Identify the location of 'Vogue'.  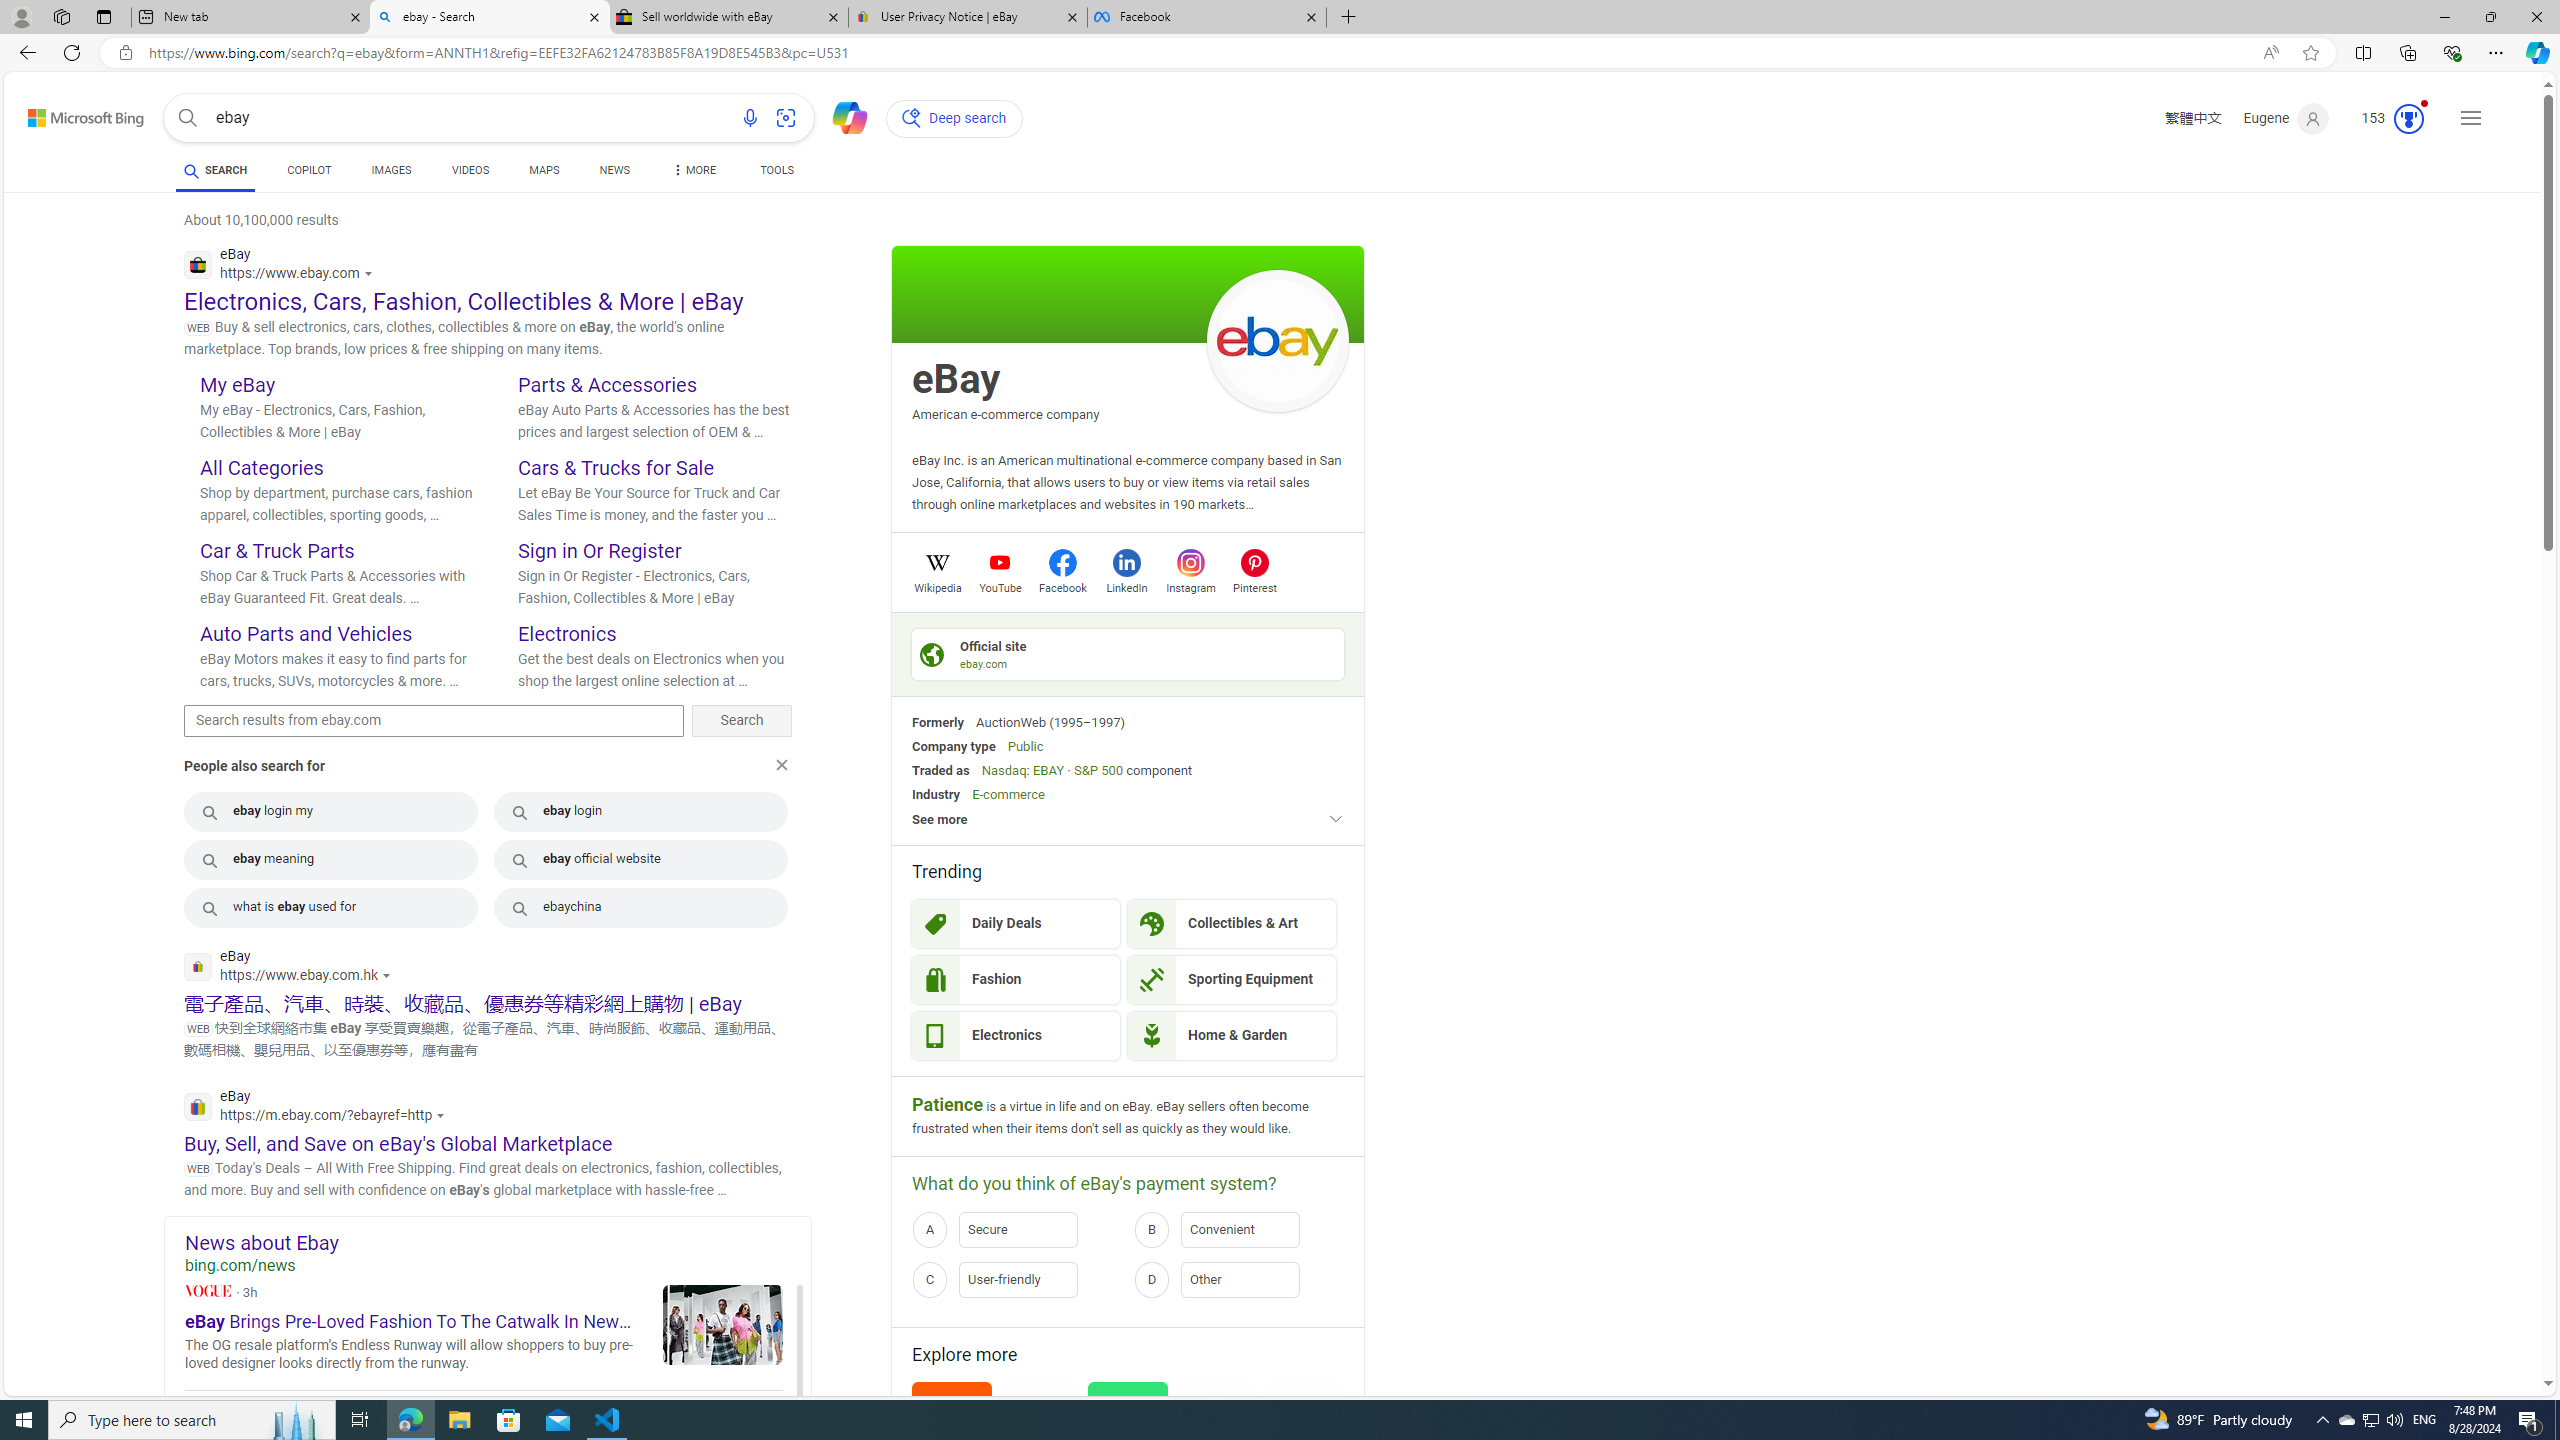
(207, 1290).